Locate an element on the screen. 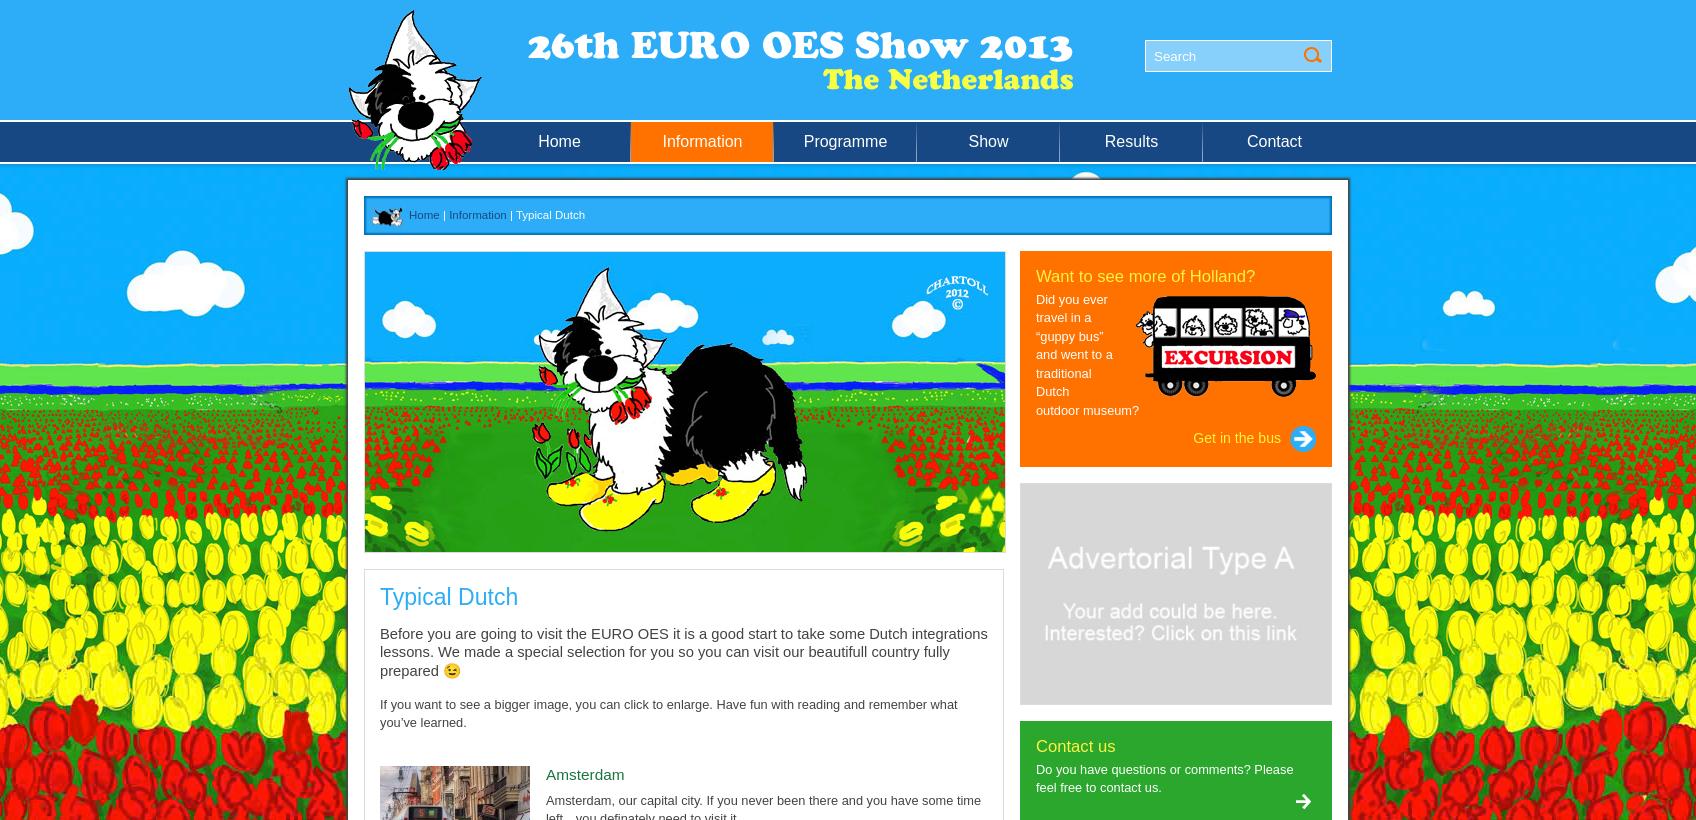  'Do you have questions or comments? Please feel free to contact us.' is located at coordinates (1164, 778).